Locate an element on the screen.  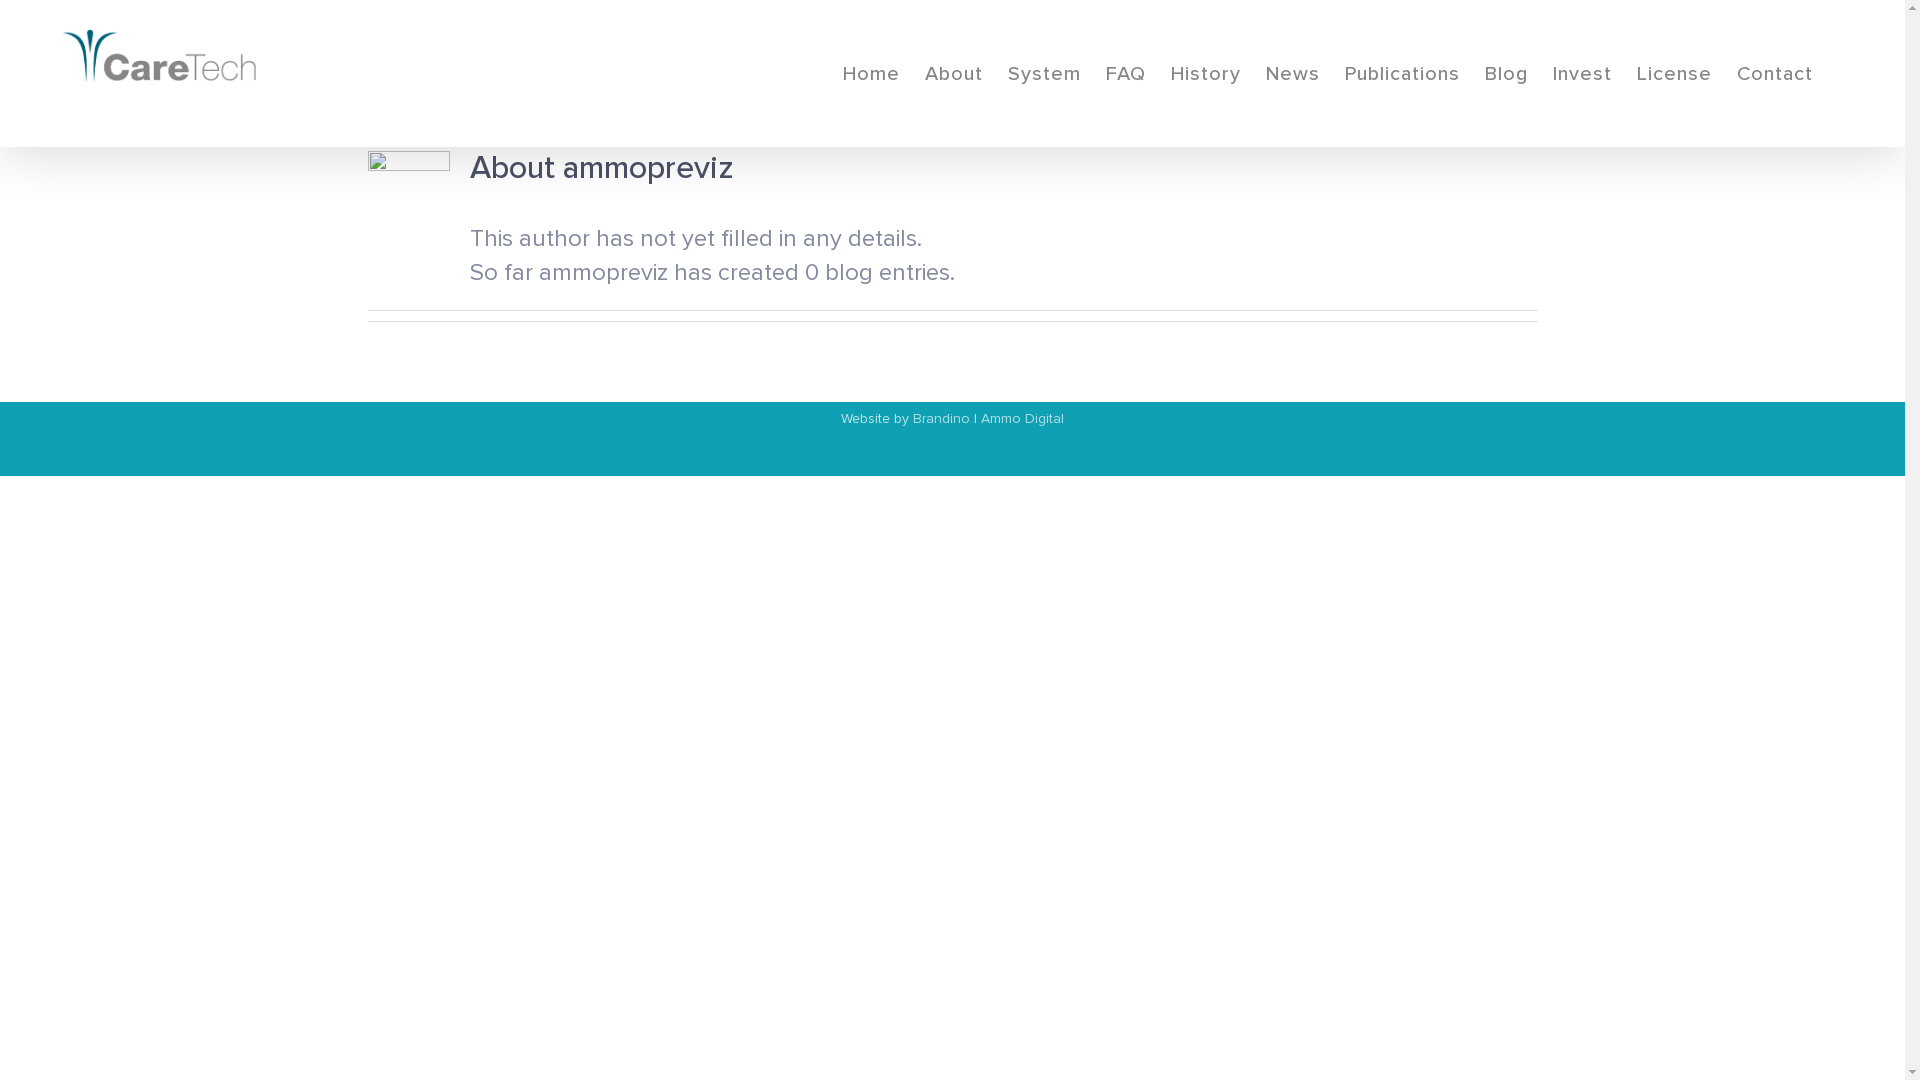
'Contact' is located at coordinates (1775, 72).